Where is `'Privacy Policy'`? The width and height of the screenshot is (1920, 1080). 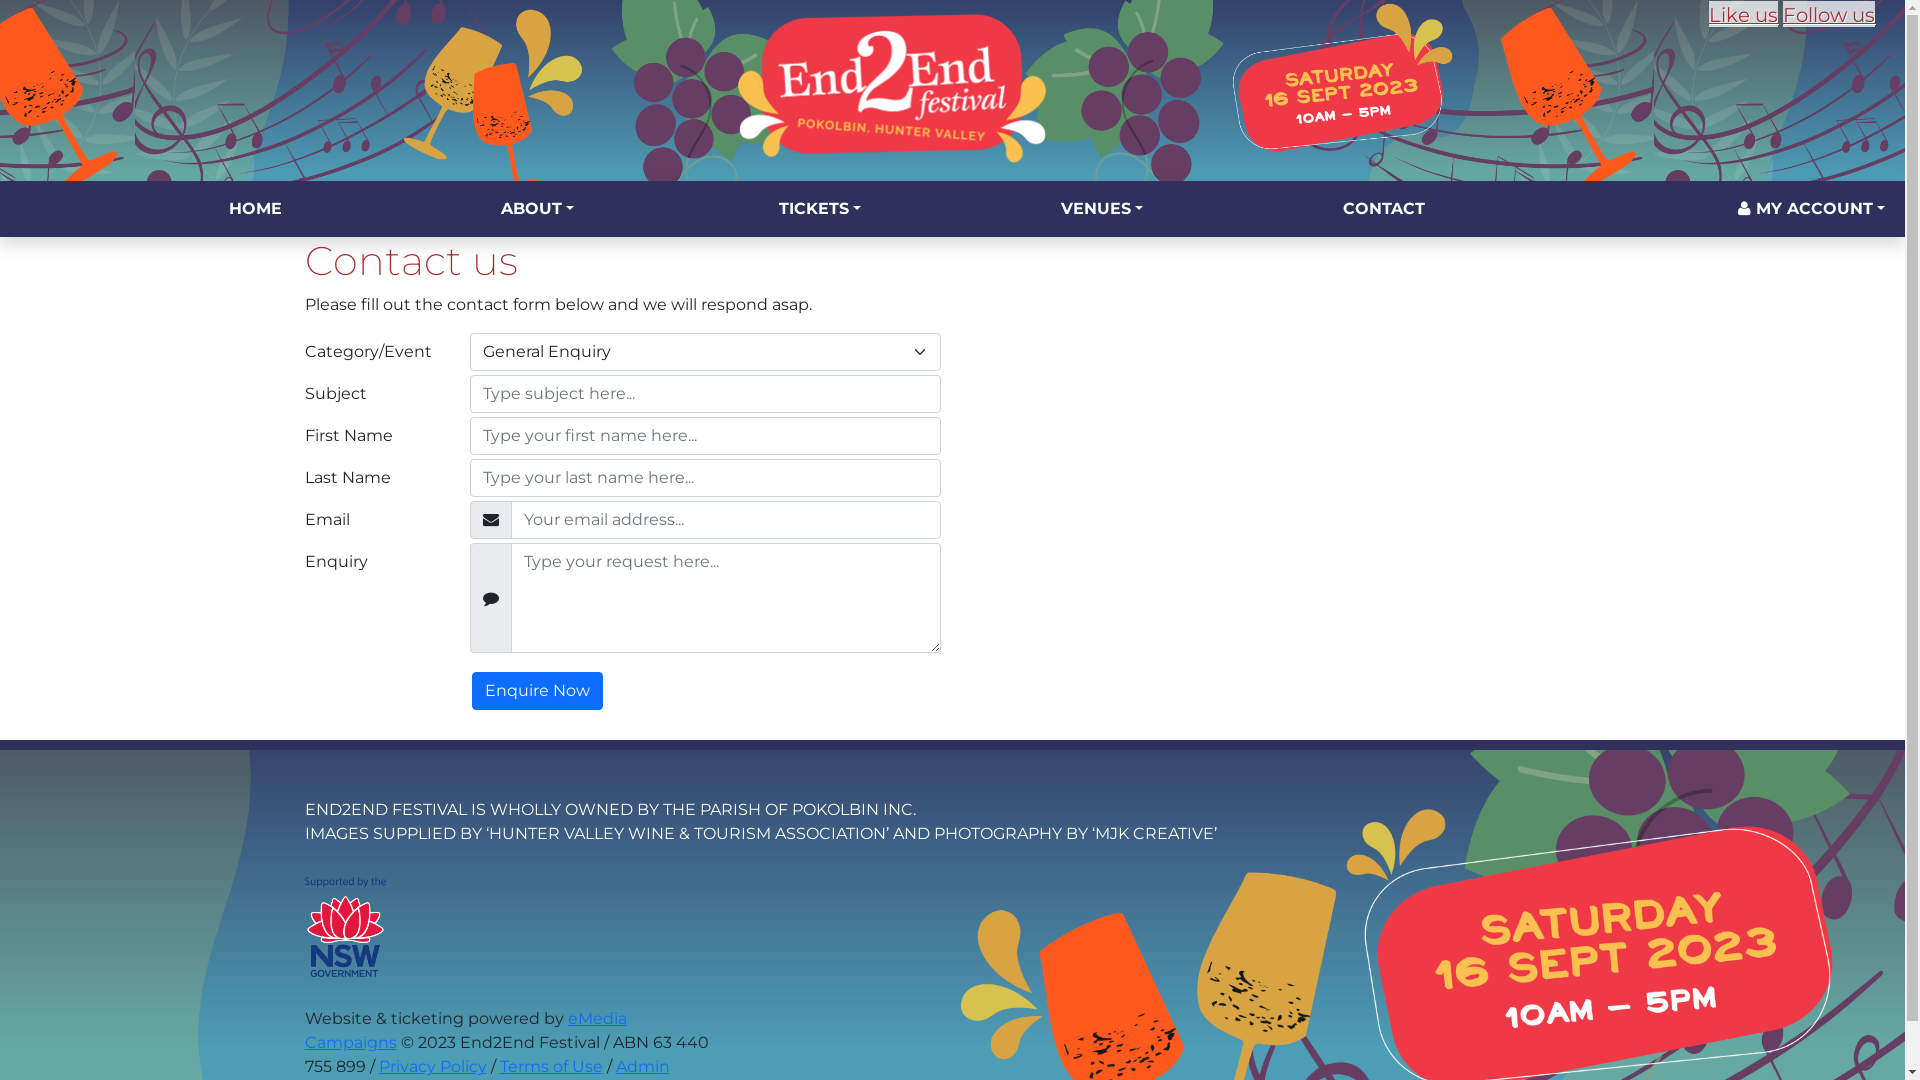
'Privacy Policy' is located at coordinates (431, 1065).